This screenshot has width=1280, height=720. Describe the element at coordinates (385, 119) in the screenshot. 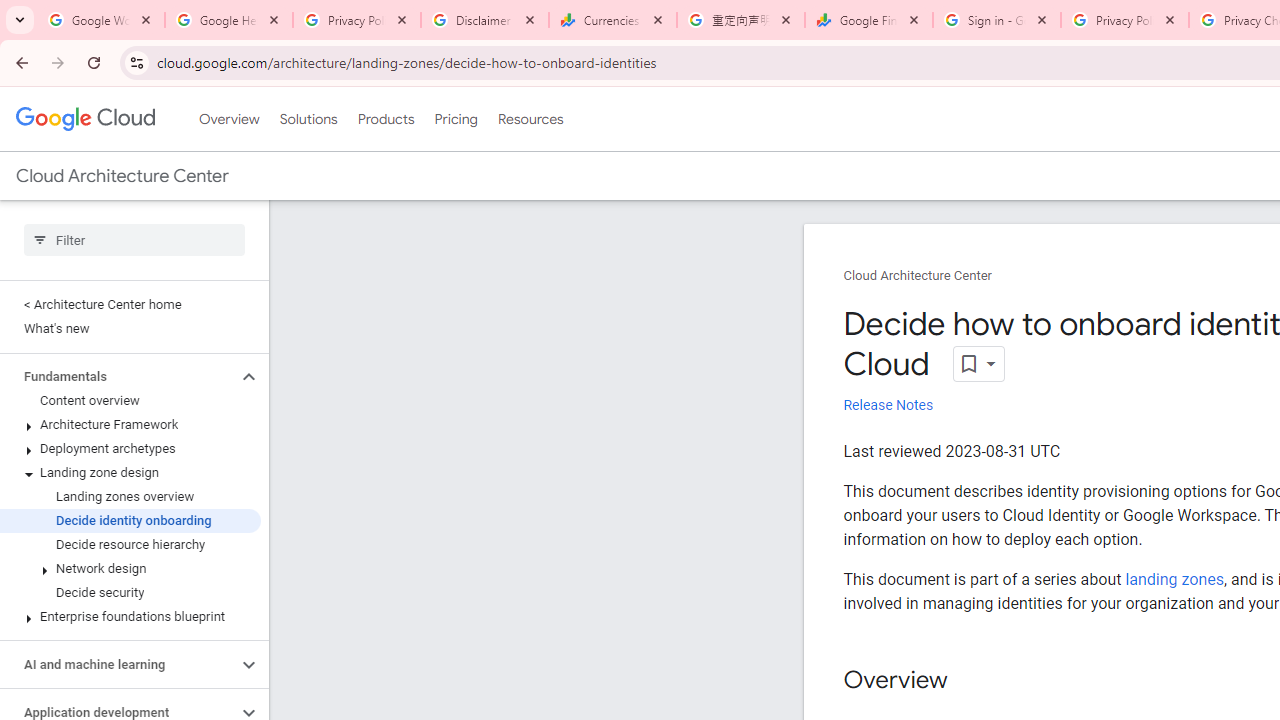

I see `'Products'` at that location.